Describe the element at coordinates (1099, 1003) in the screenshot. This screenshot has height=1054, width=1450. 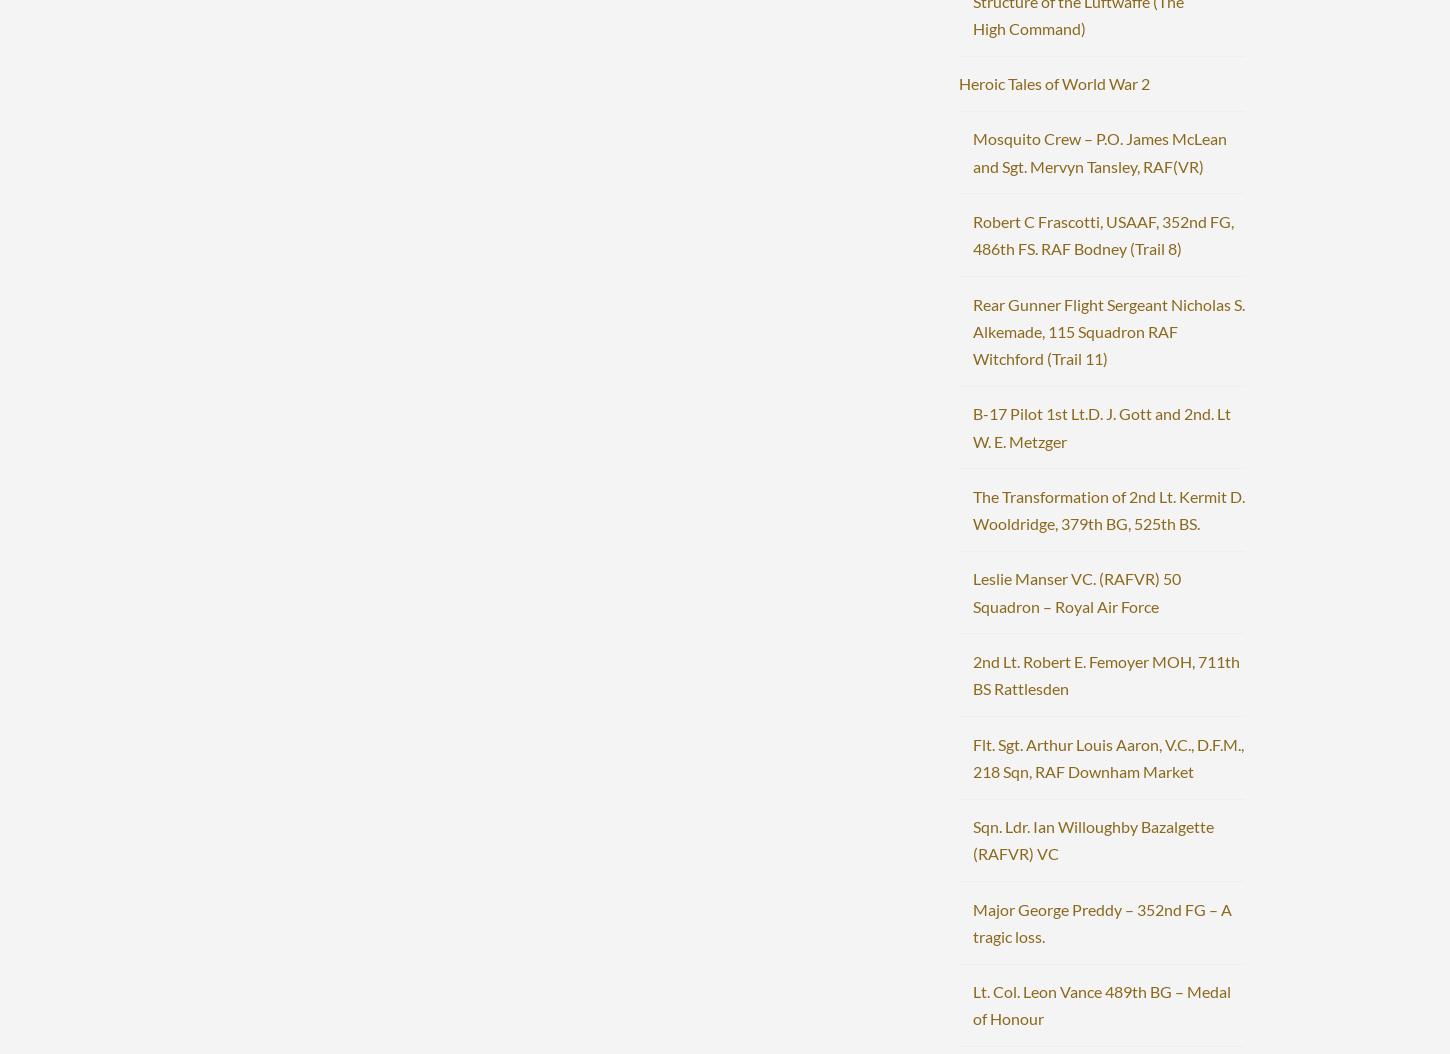
I see `'Lt. Col. Leon Vance 489th BG – Medal of Honour'` at that location.